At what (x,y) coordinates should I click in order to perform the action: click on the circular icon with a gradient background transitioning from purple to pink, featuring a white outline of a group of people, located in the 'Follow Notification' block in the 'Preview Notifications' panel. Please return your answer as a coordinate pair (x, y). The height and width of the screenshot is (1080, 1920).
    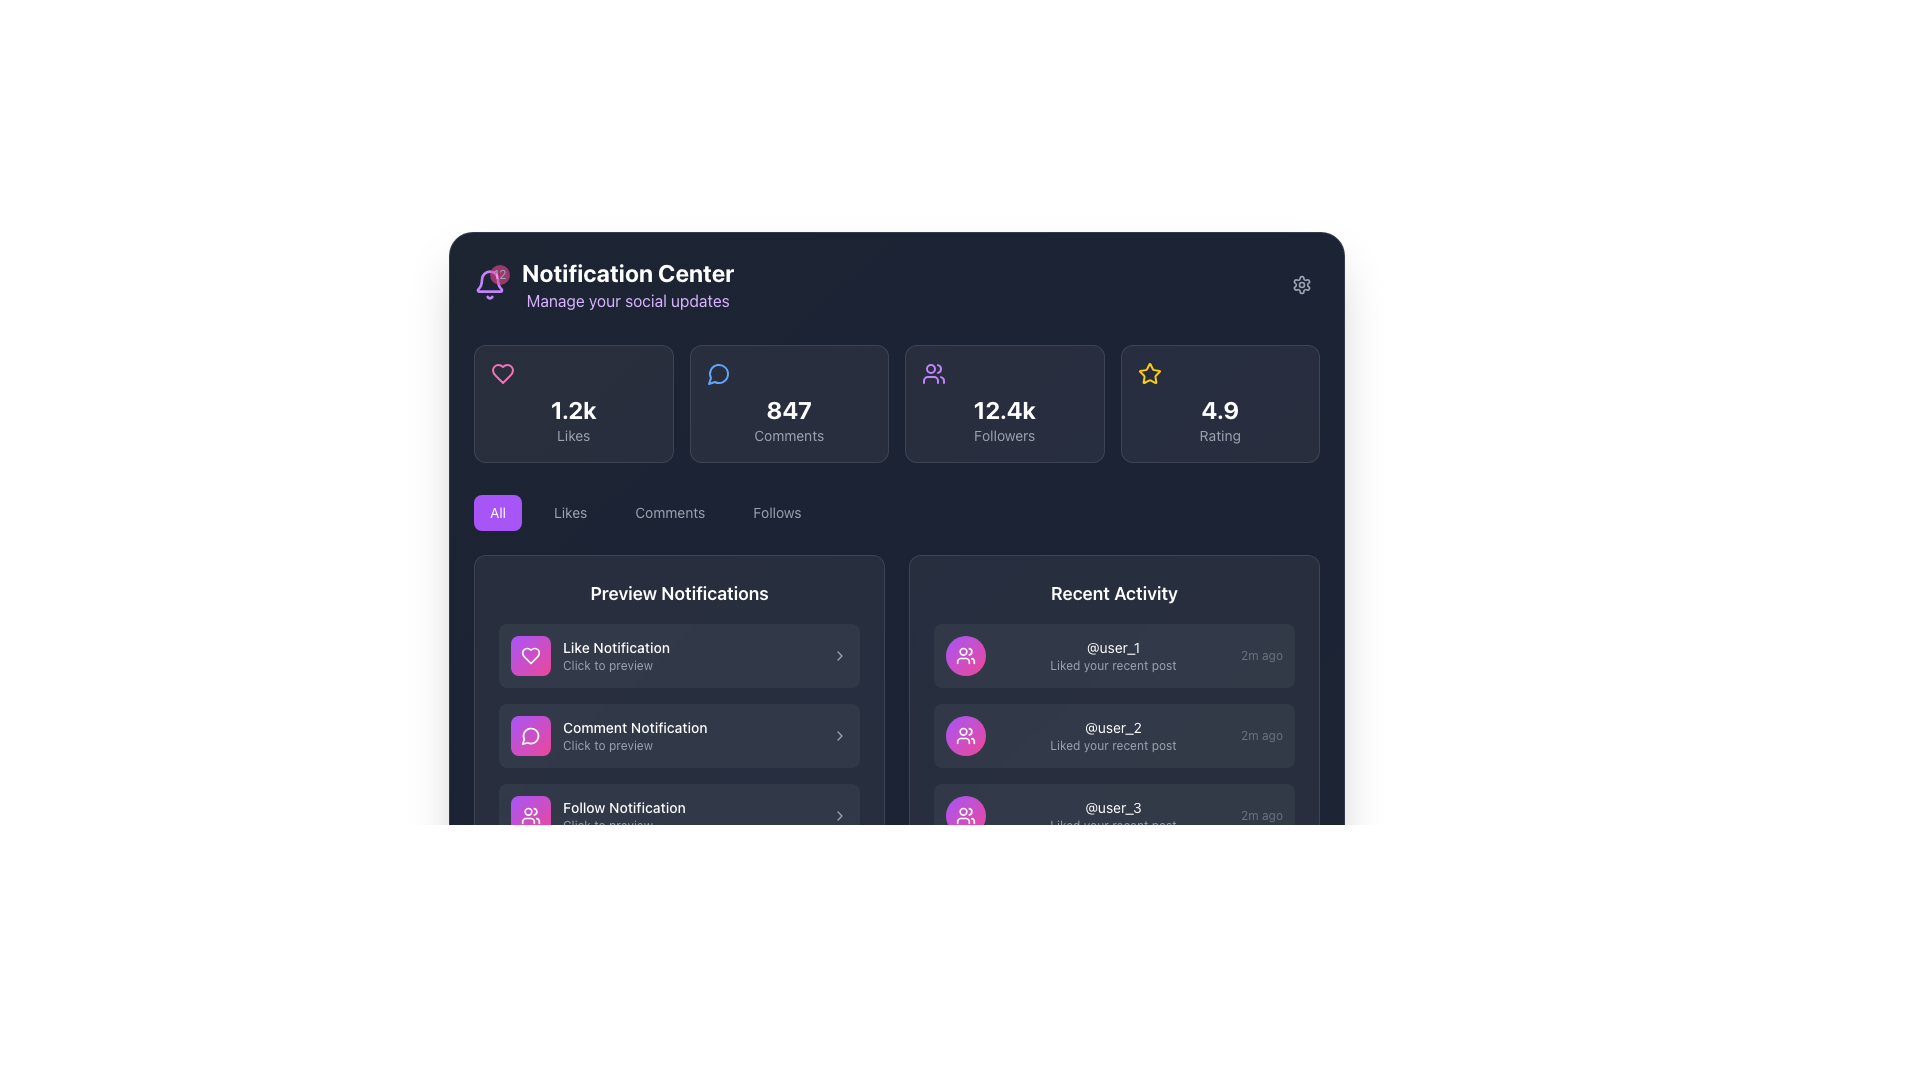
    Looking at the image, I should click on (531, 816).